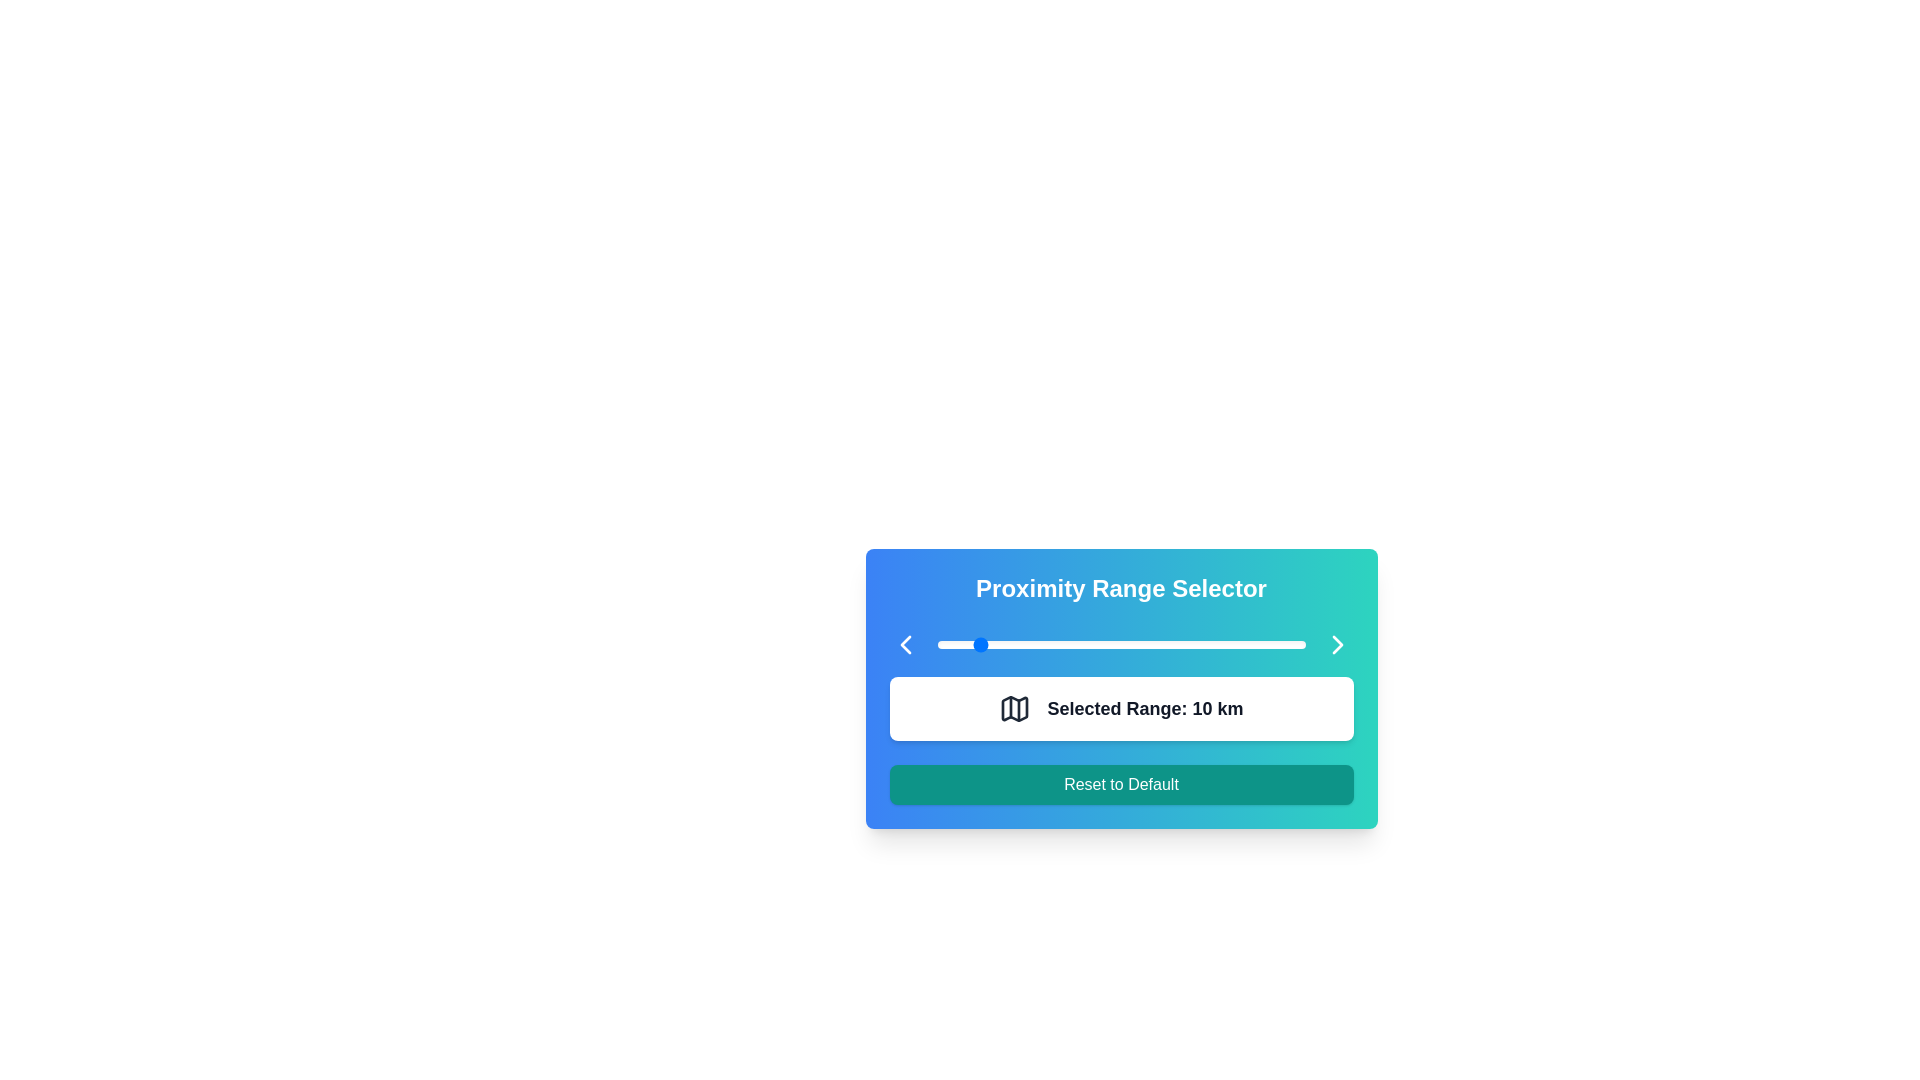 This screenshot has width=1920, height=1080. What do you see at coordinates (1083, 644) in the screenshot?
I see `the proximity range` at bounding box center [1083, 644].